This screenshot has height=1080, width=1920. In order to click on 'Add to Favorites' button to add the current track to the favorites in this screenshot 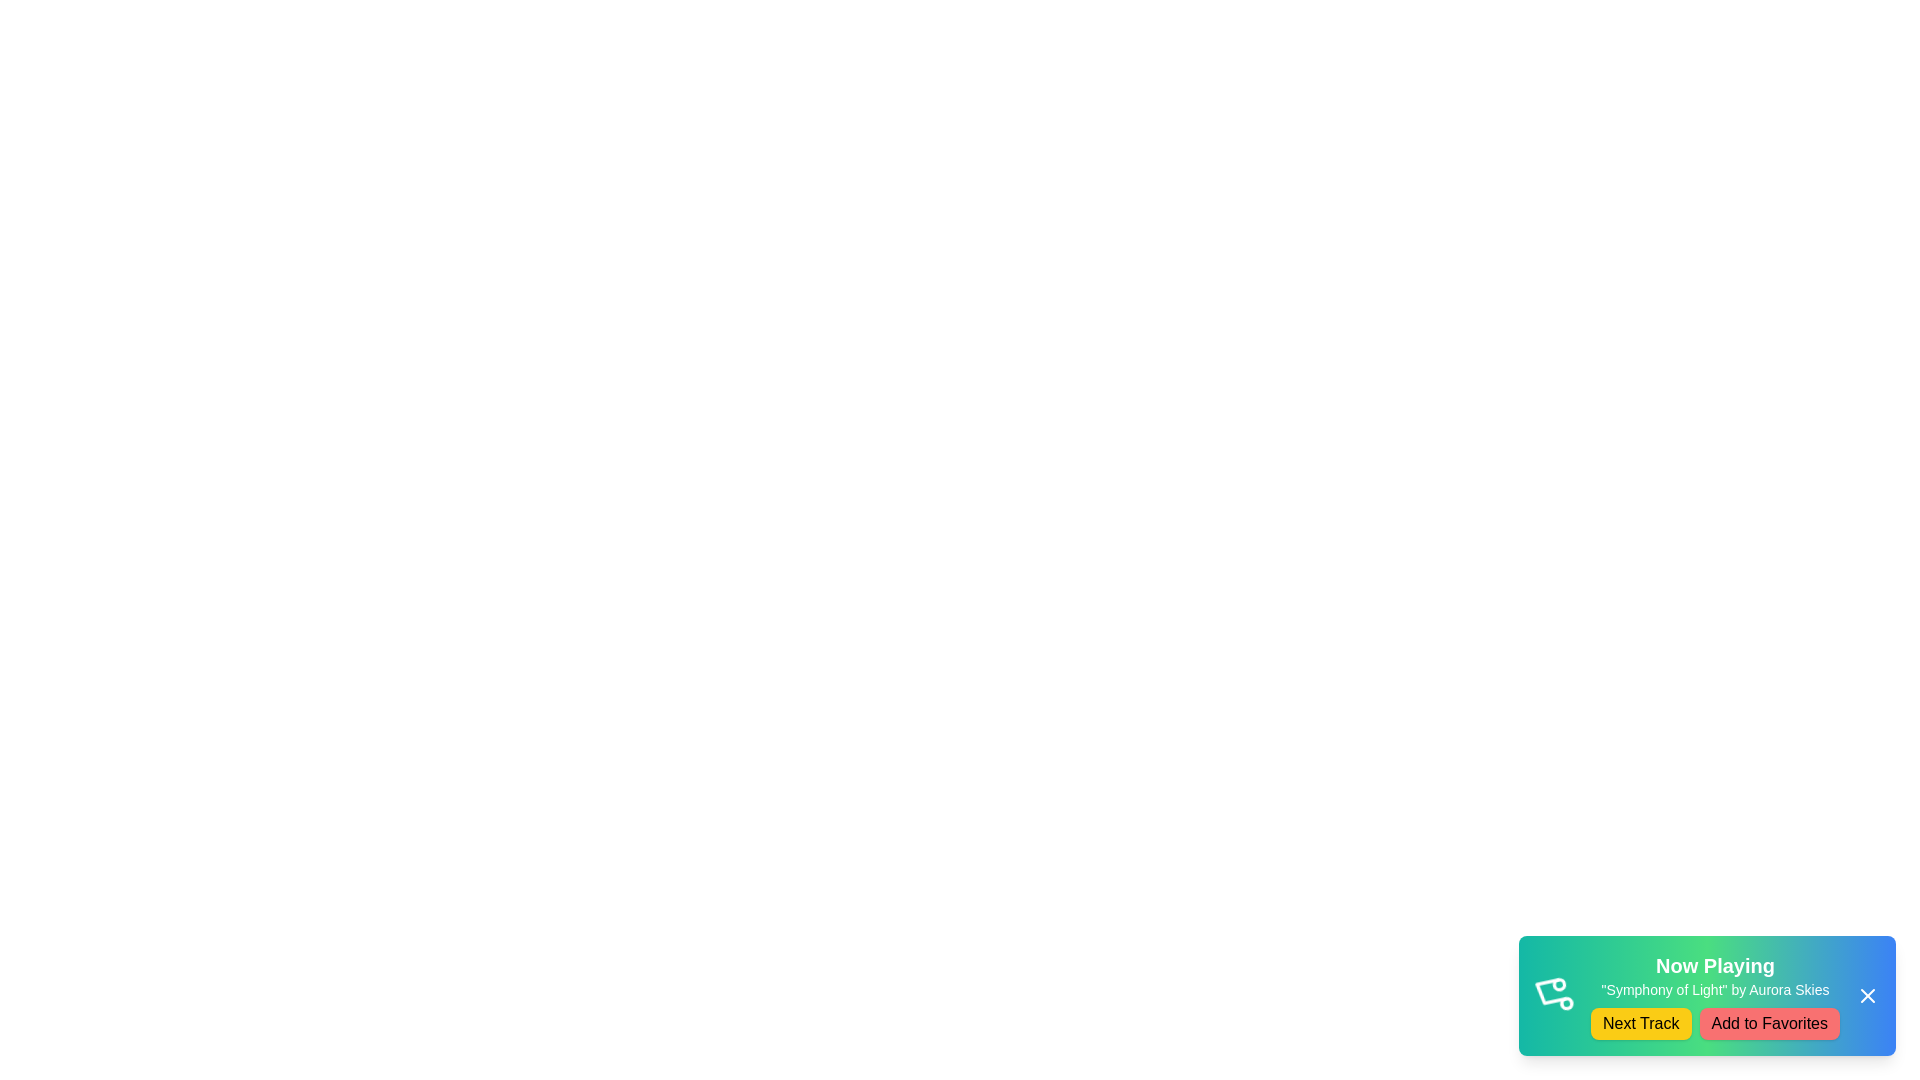, I will do `click(1769, 1023)`.